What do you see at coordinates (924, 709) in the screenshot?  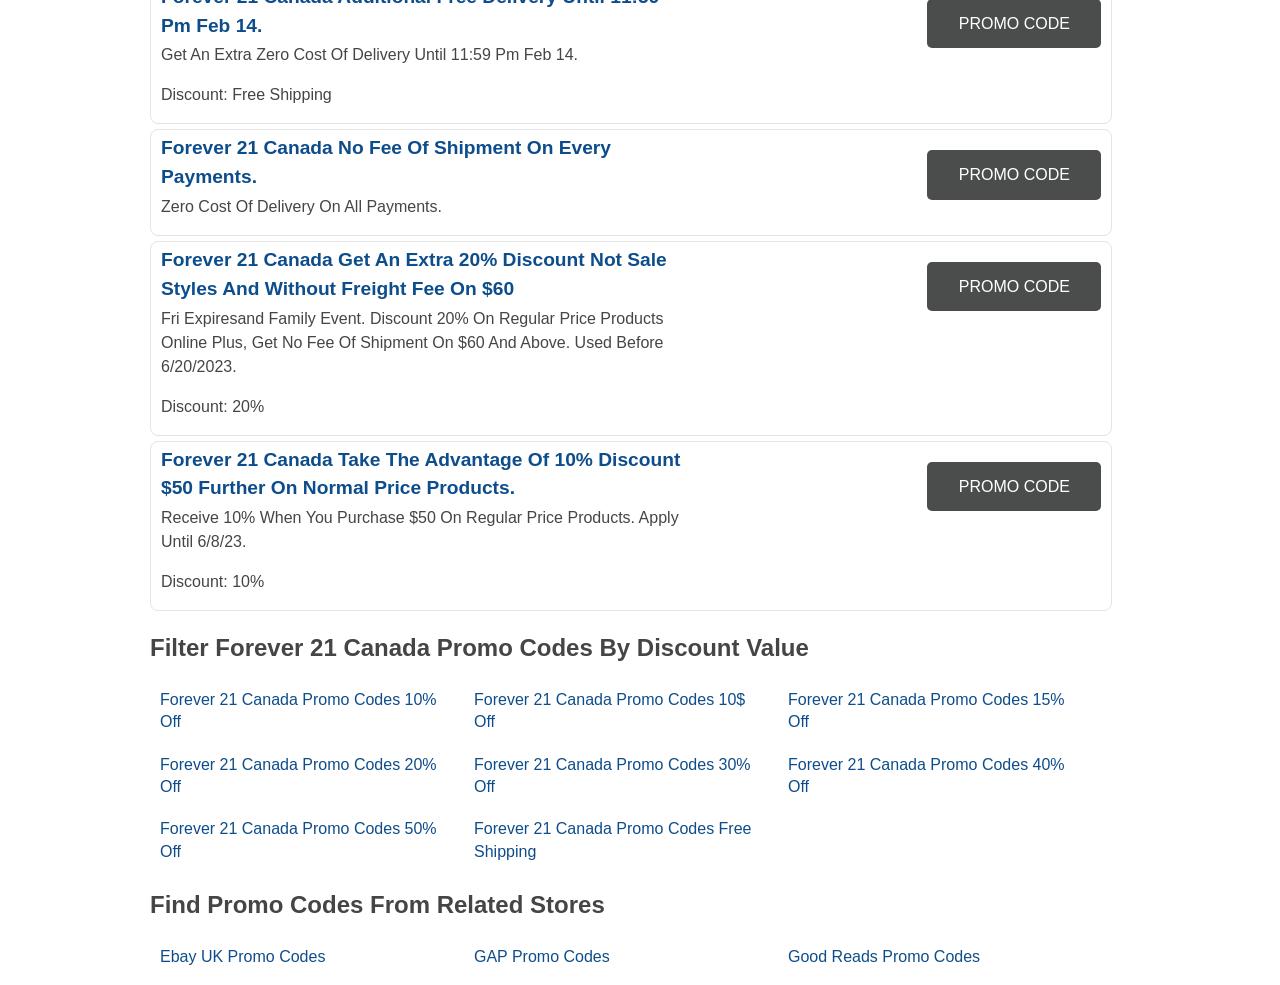 I see `'Forever 21 Canada Promo Codes 15% Off'` at bounding box center [924, 709].